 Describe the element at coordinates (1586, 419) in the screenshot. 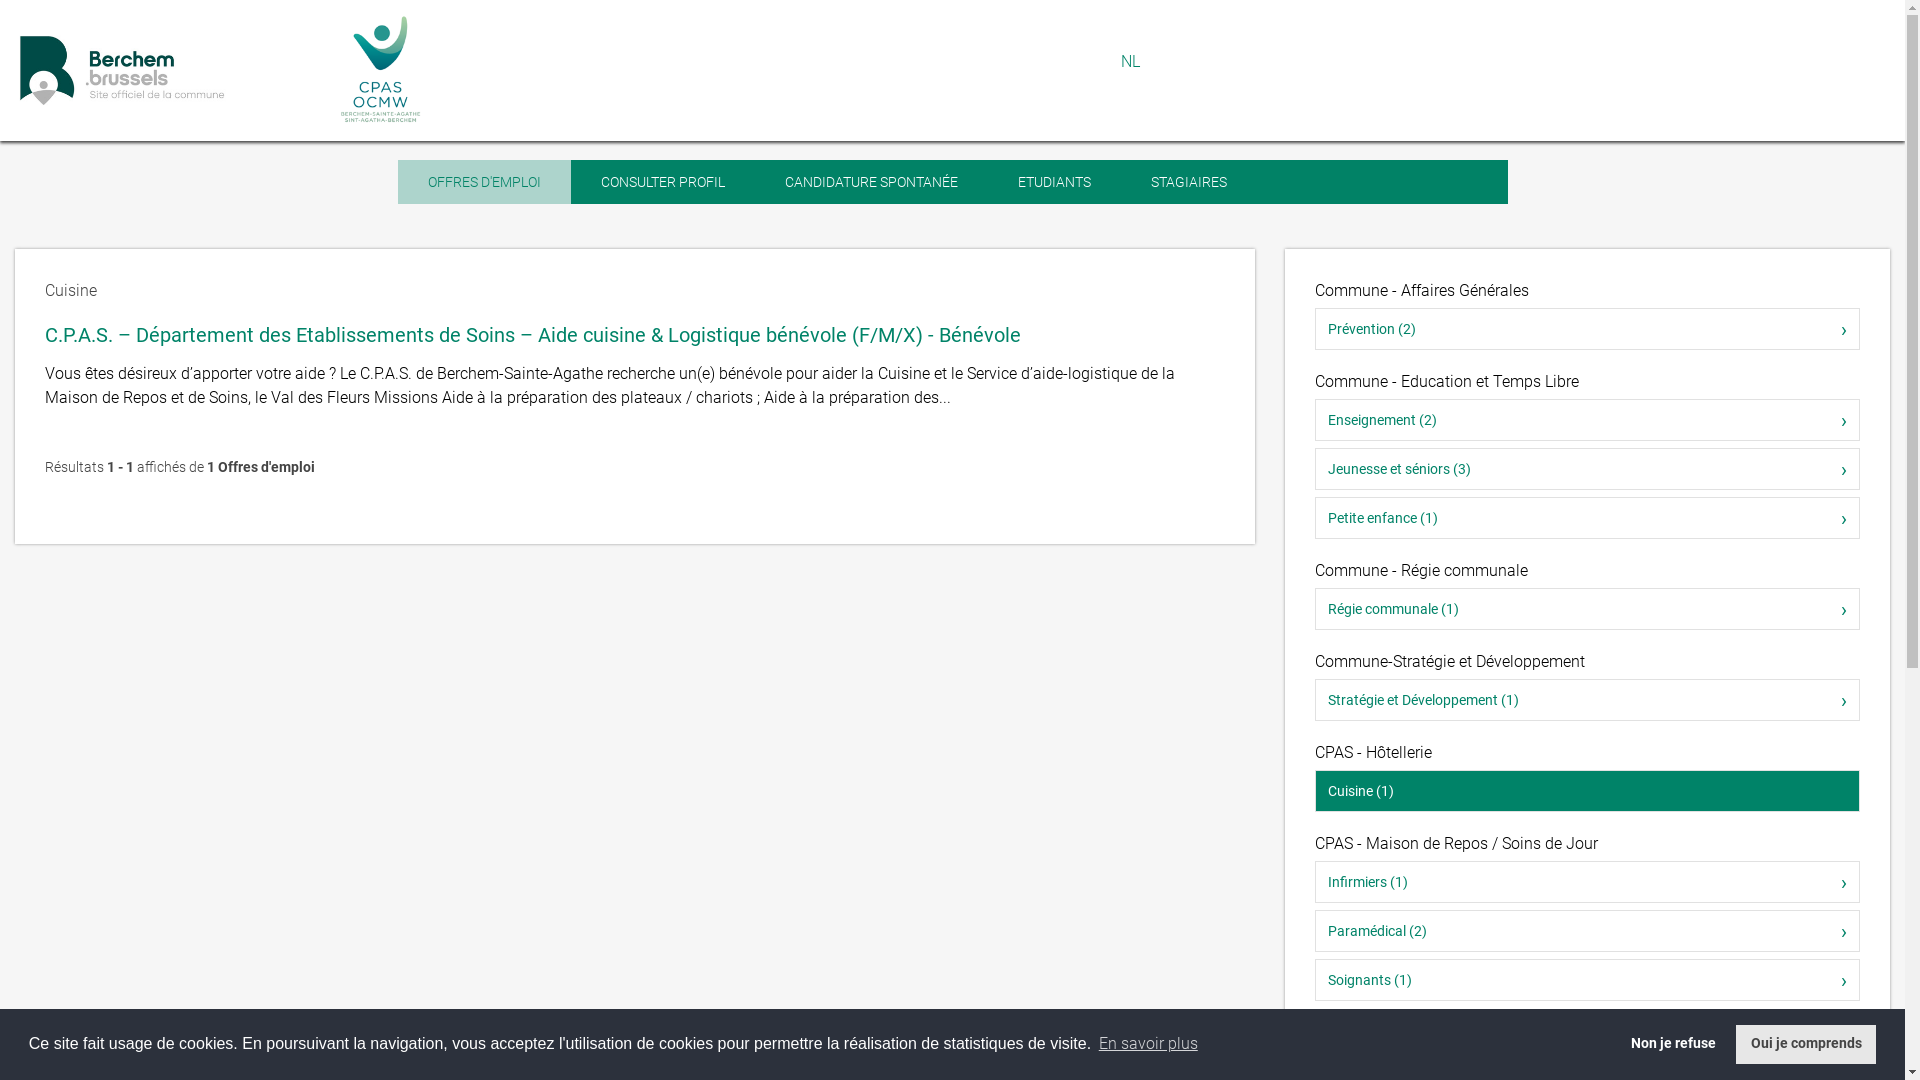

I see `'Enseignement (2)'` at that location.